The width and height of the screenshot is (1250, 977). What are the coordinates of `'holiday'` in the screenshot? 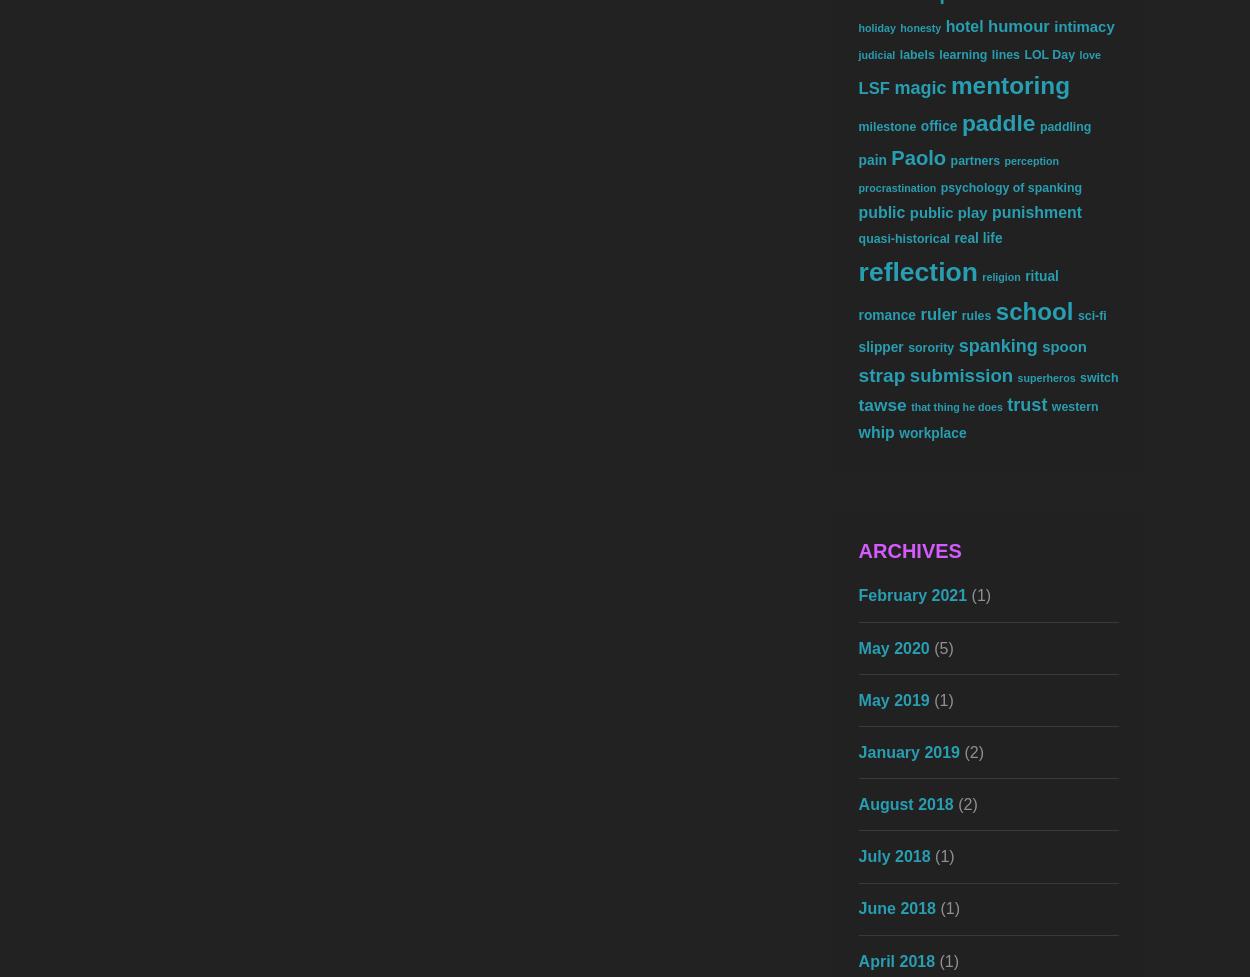 It's located at (876, 28).